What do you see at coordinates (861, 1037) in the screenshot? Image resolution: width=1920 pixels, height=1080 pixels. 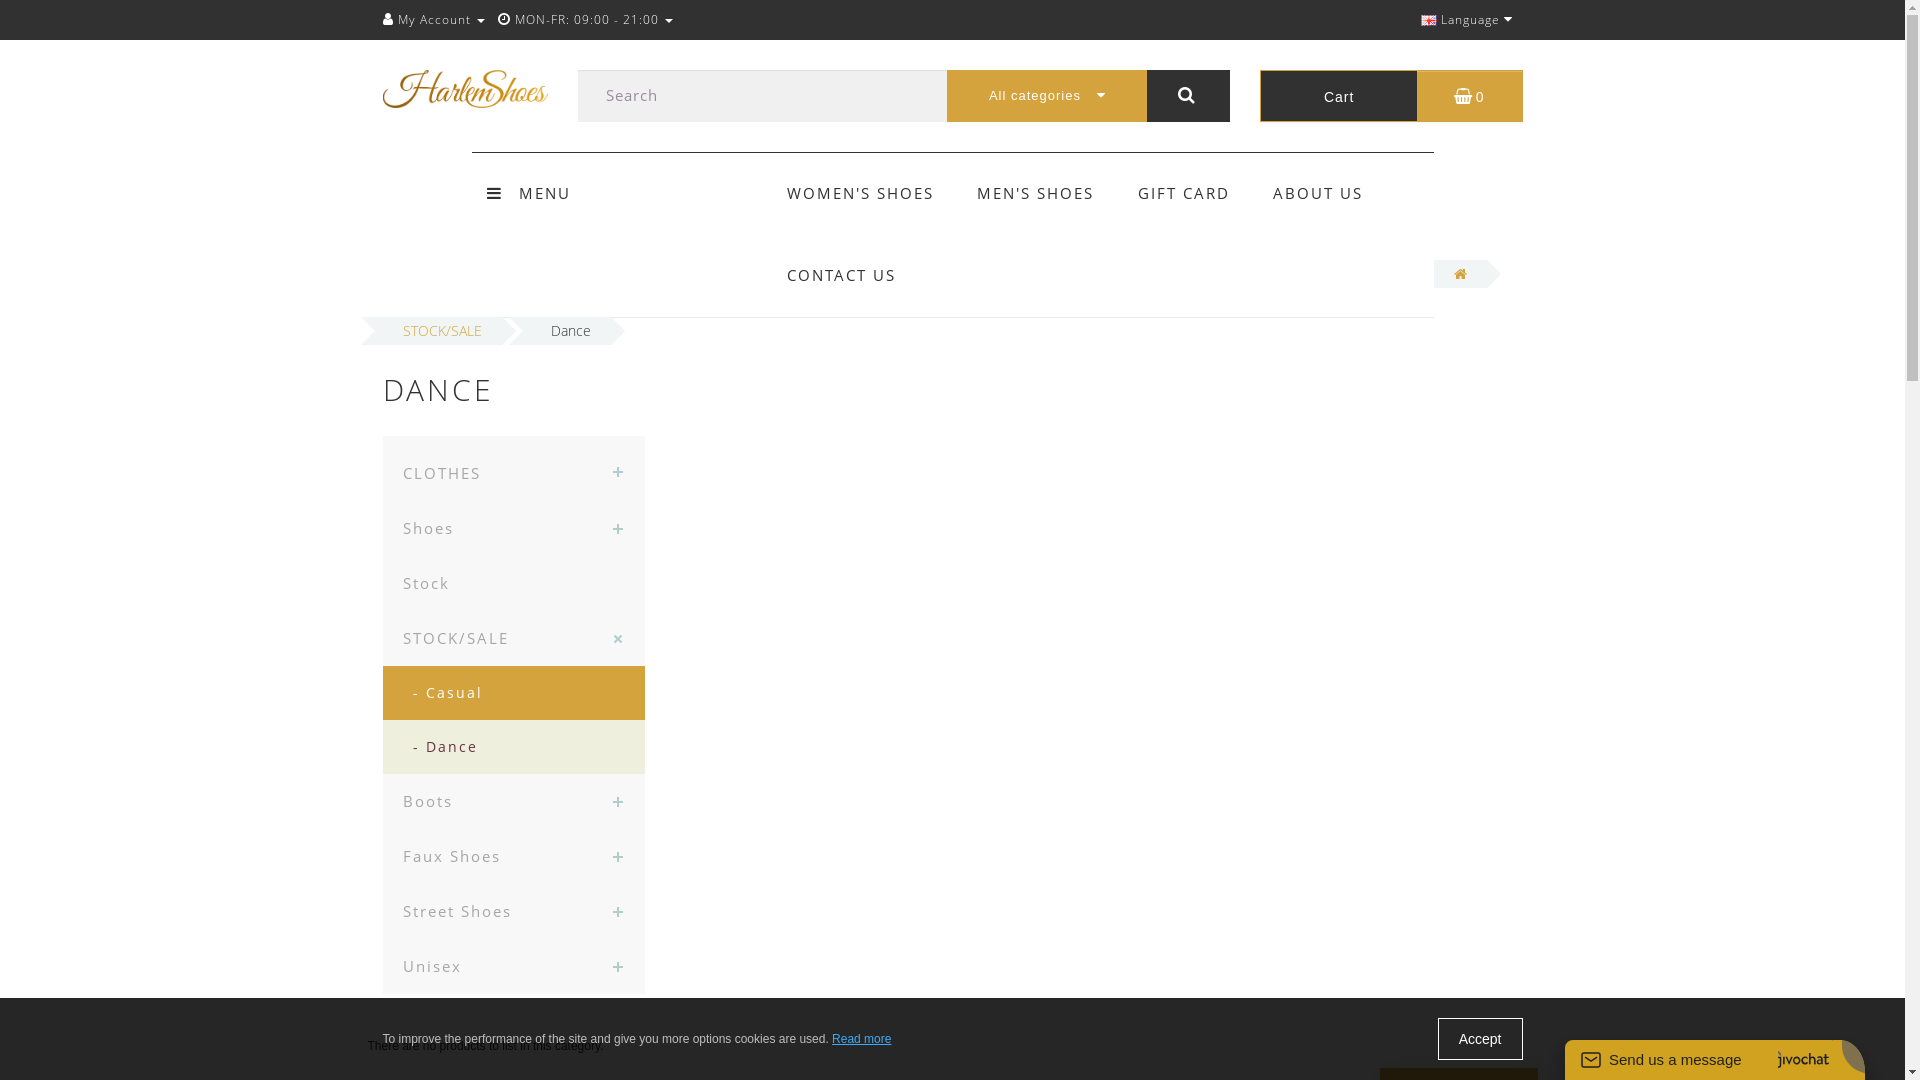 I see `'Read more'` at bounding box center [861, 1037].